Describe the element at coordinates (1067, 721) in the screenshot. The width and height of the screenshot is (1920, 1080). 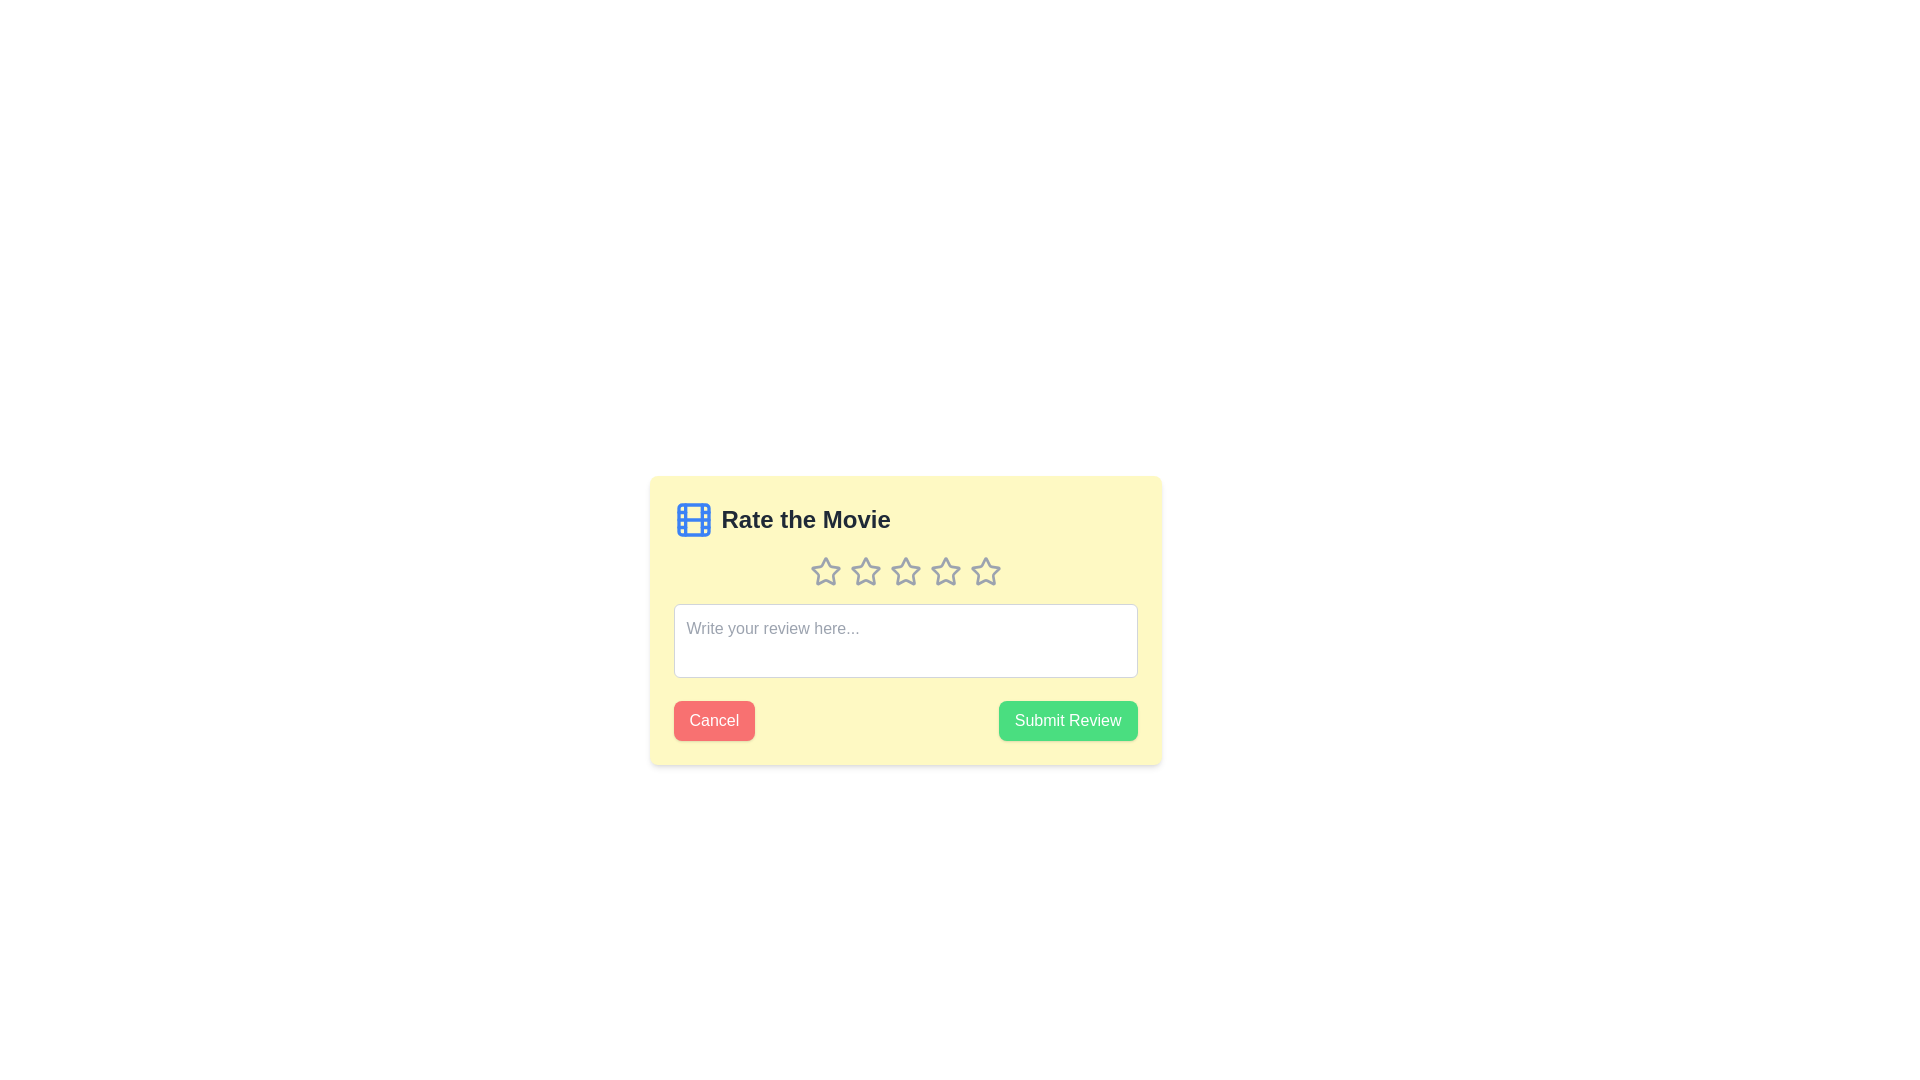
I see `the 'Submit' button located at the bottom right of the 'Rate the Movie' dialog box` at that location.